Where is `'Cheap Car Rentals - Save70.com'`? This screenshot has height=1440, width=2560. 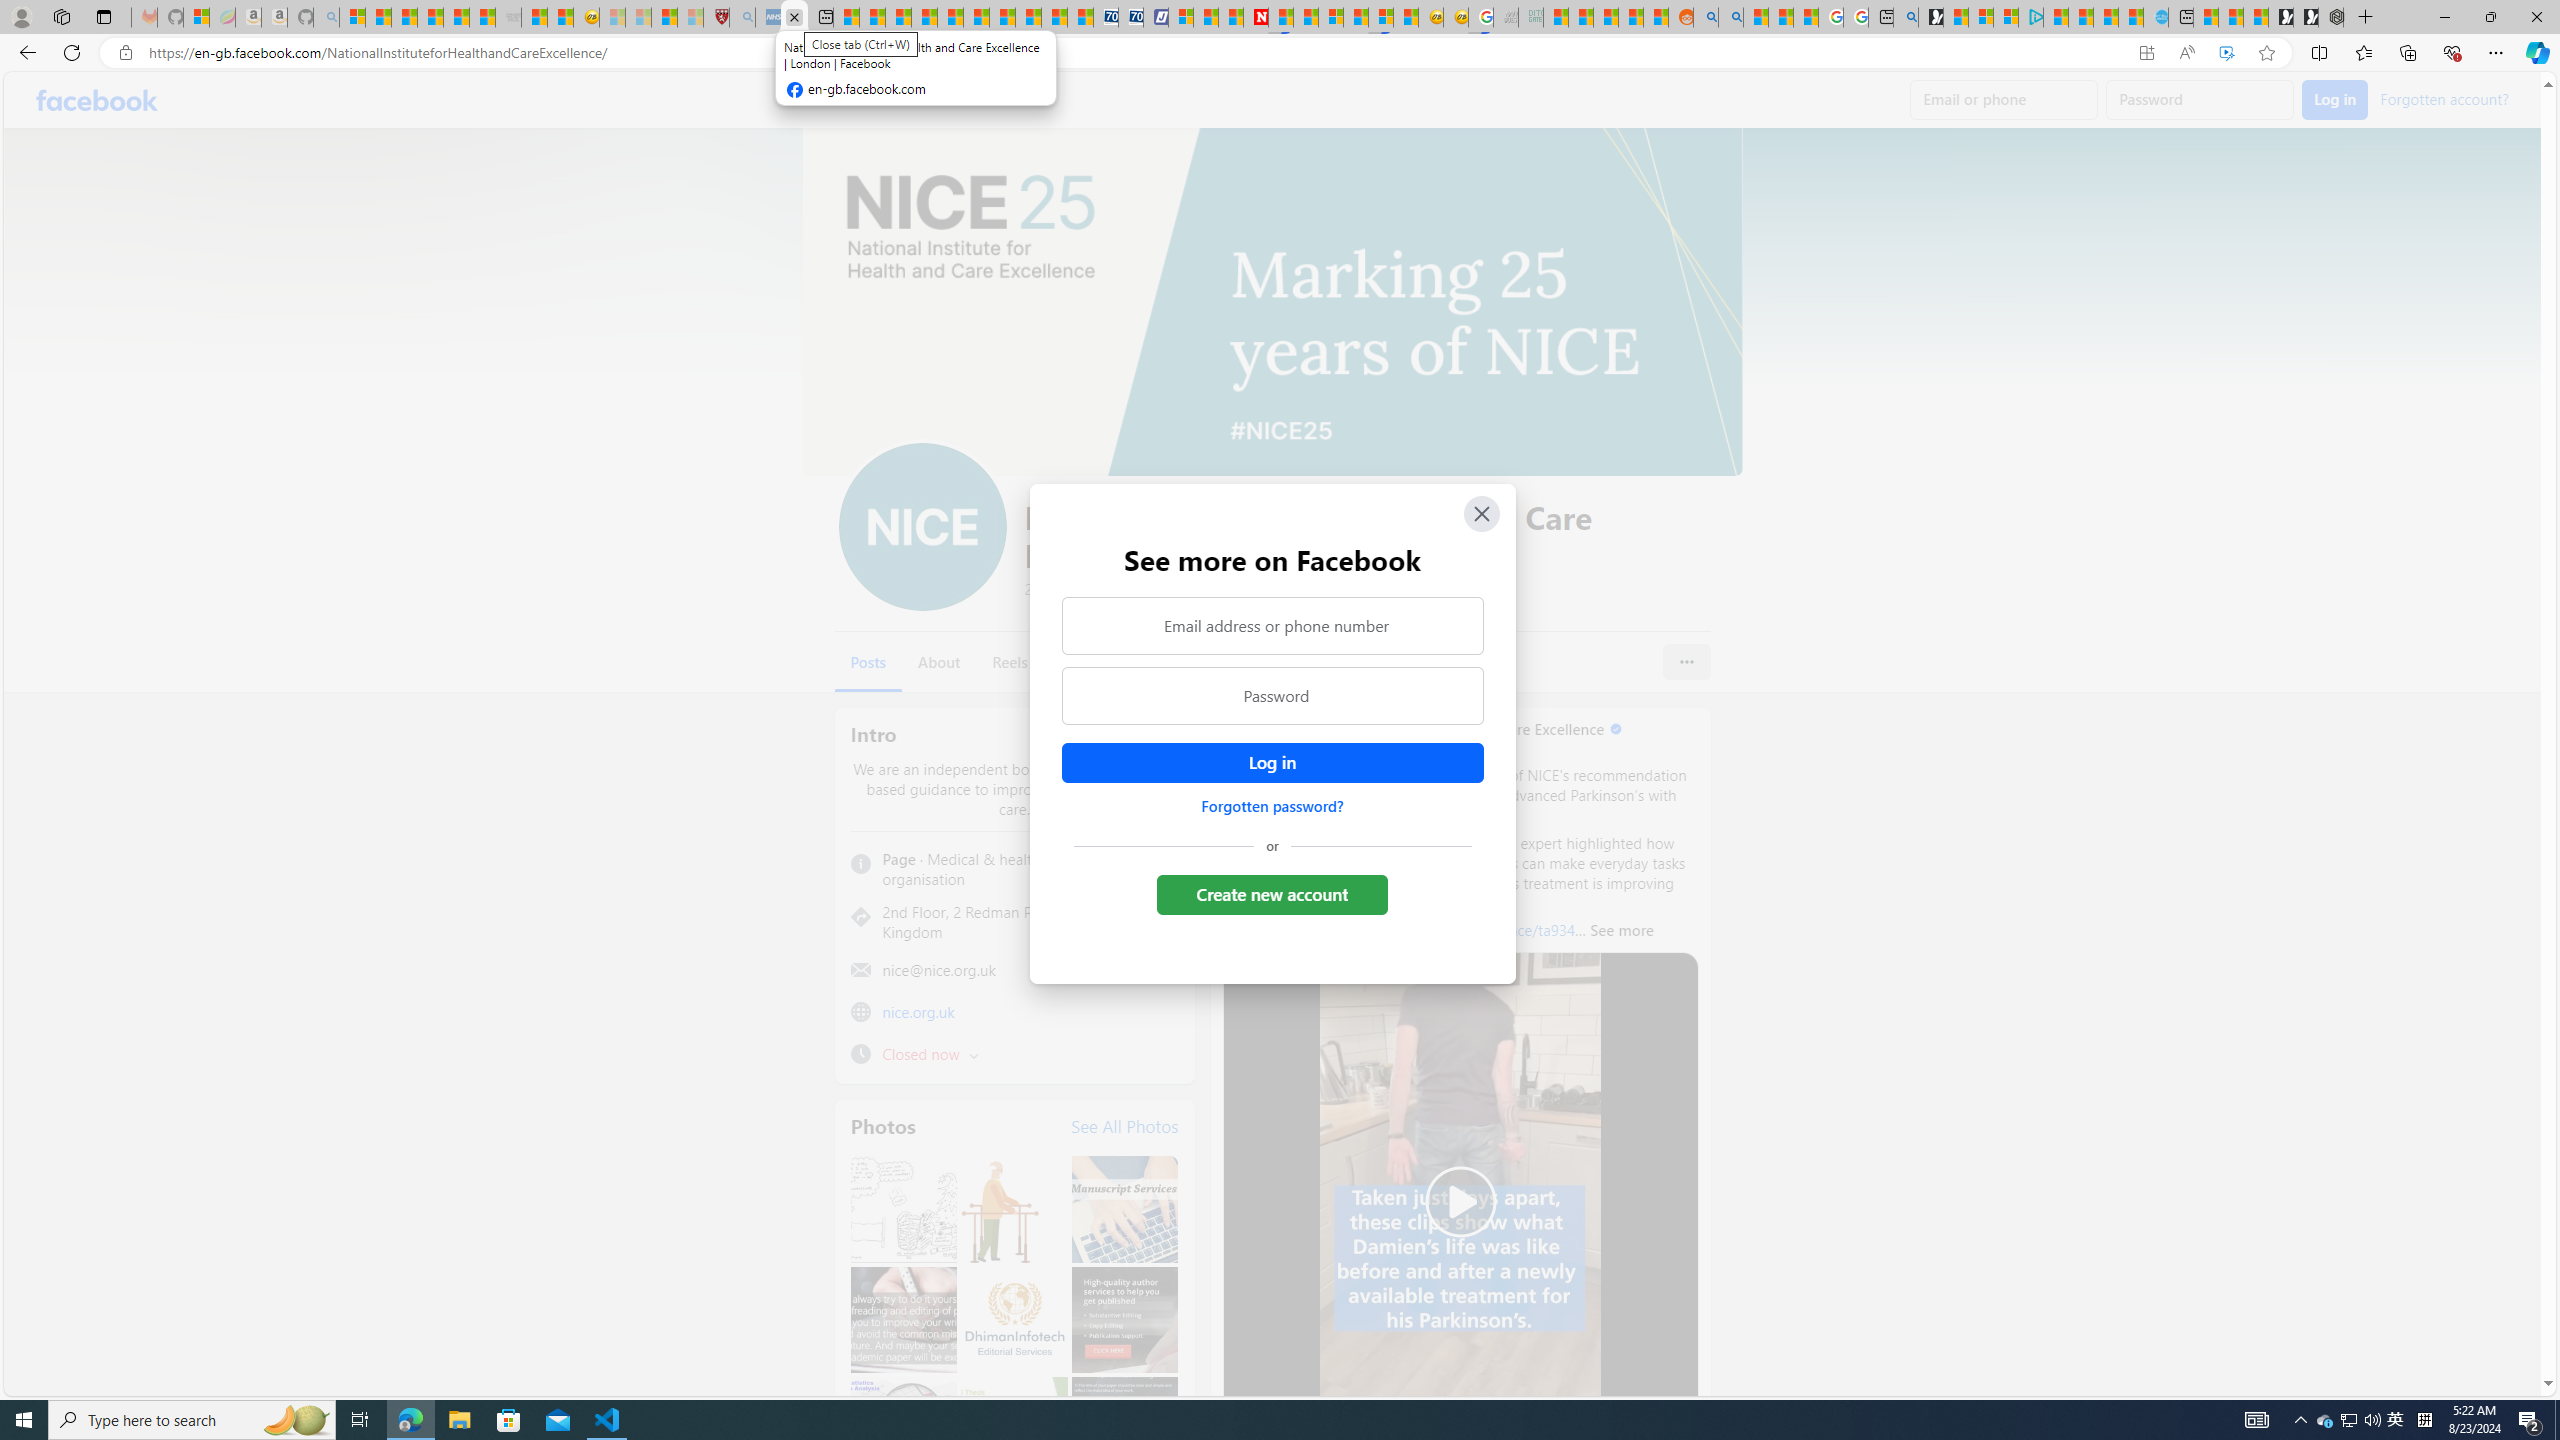
'Cheap Car Rentals - Save70.com' is located at coordinates (1104, 16).